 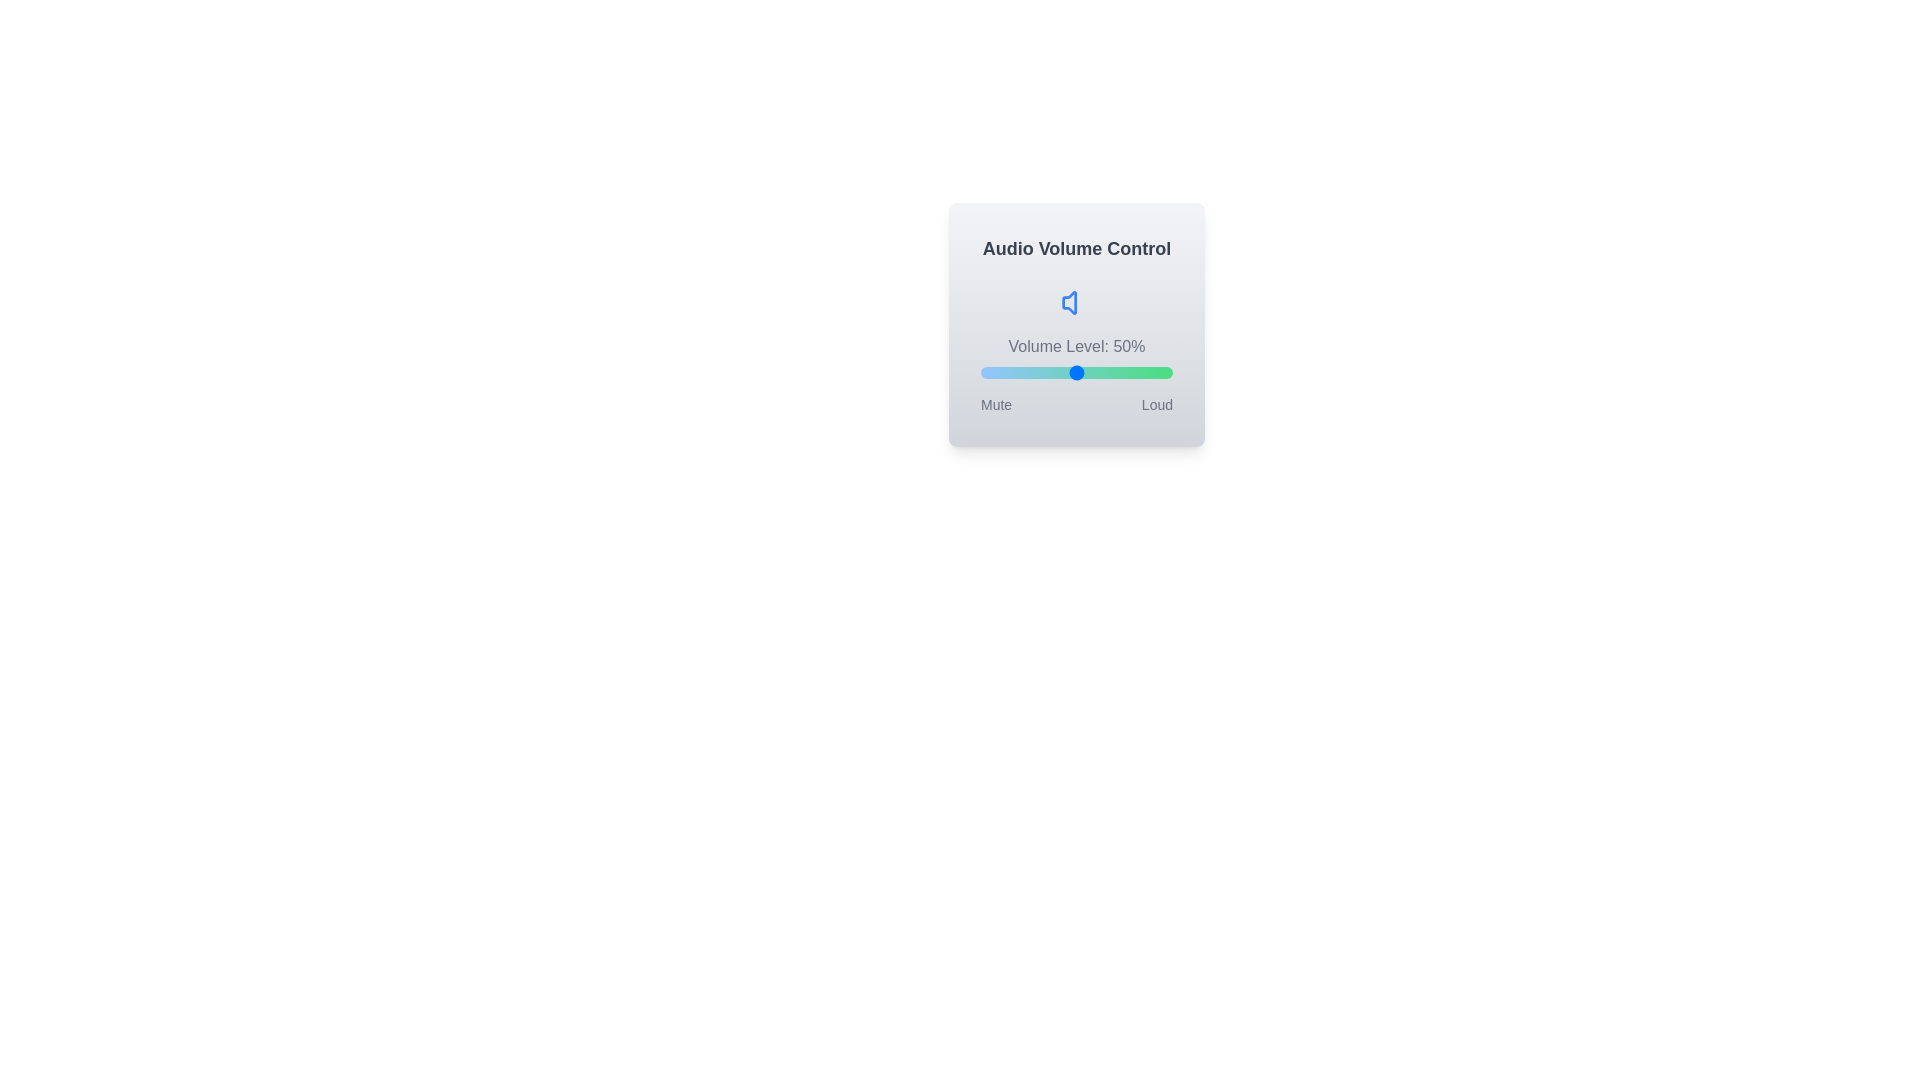 What do you see at coordinates (1083, 373) in the screenshot?
I see `the volume slider to set the volume to 54%` at bounding box center [1083, 373].